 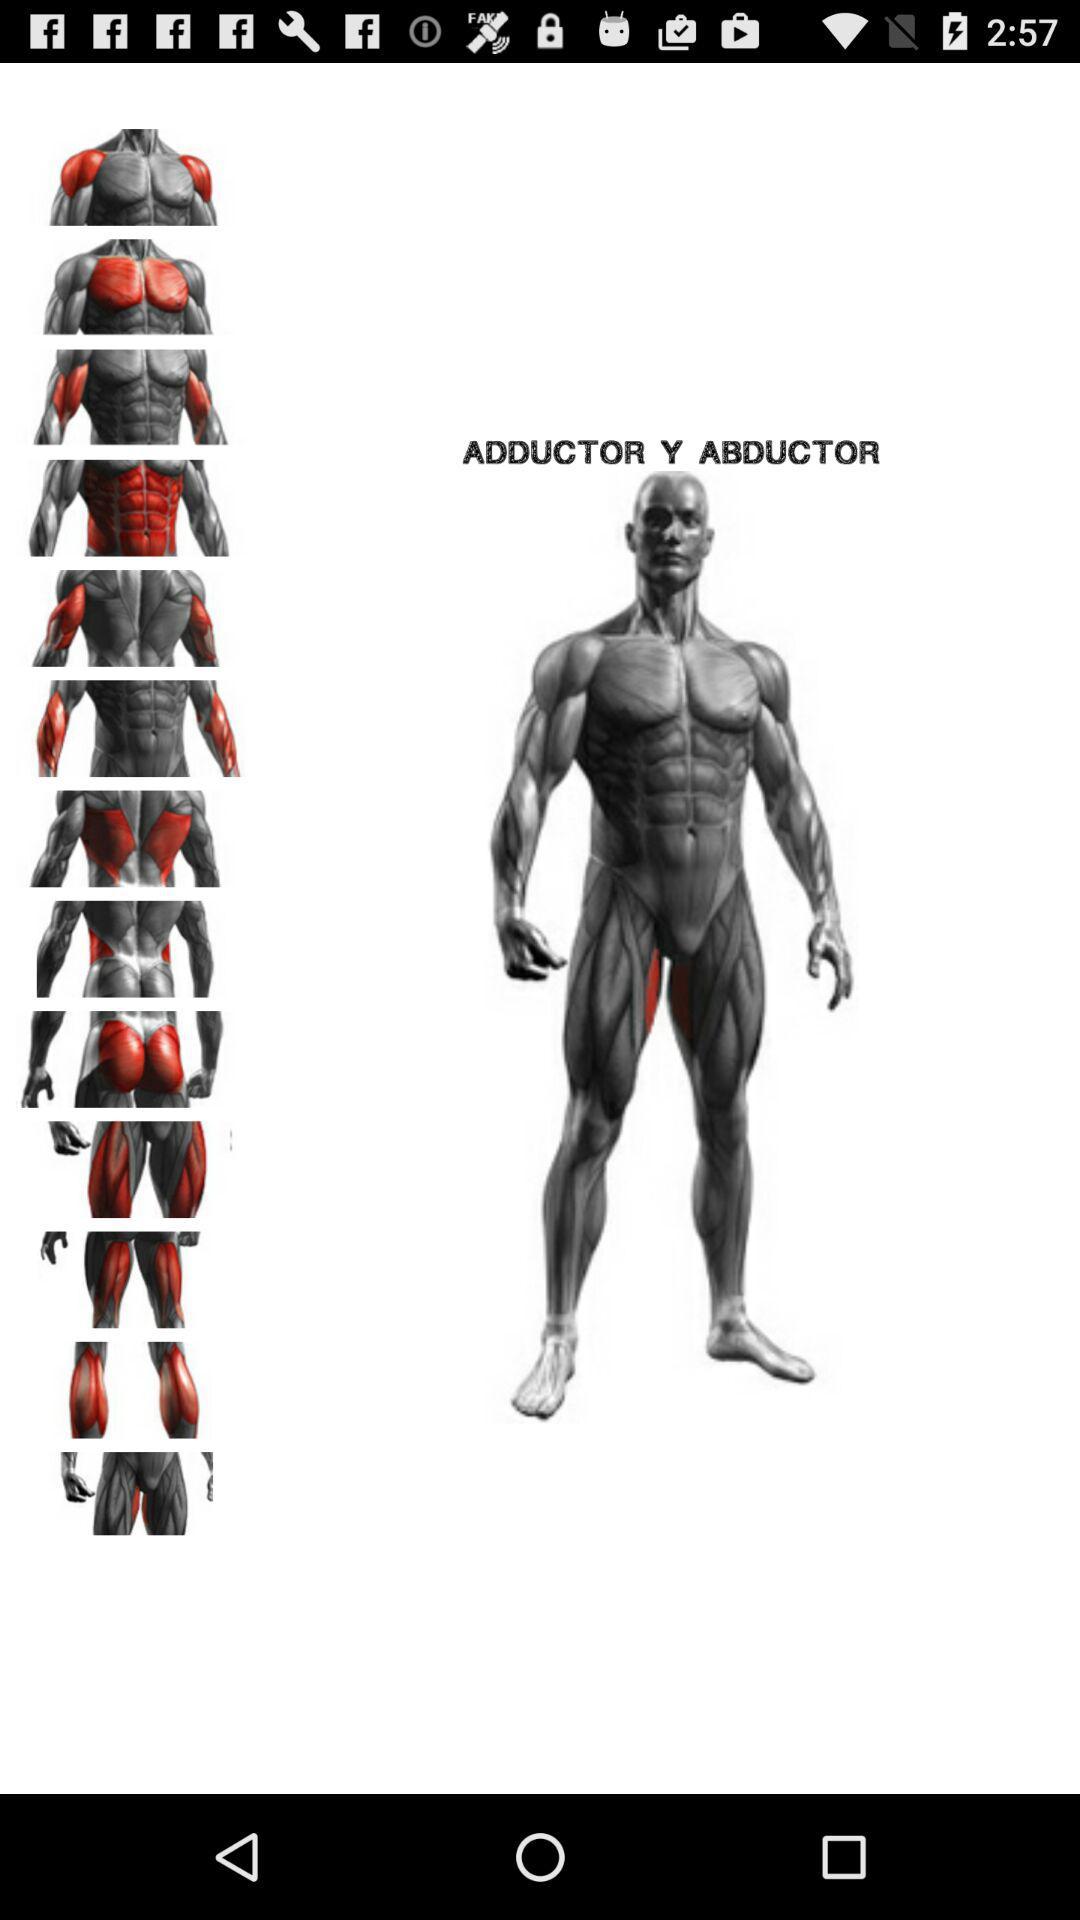 I want to click on for chest exercises, so click(x=131, y=170).